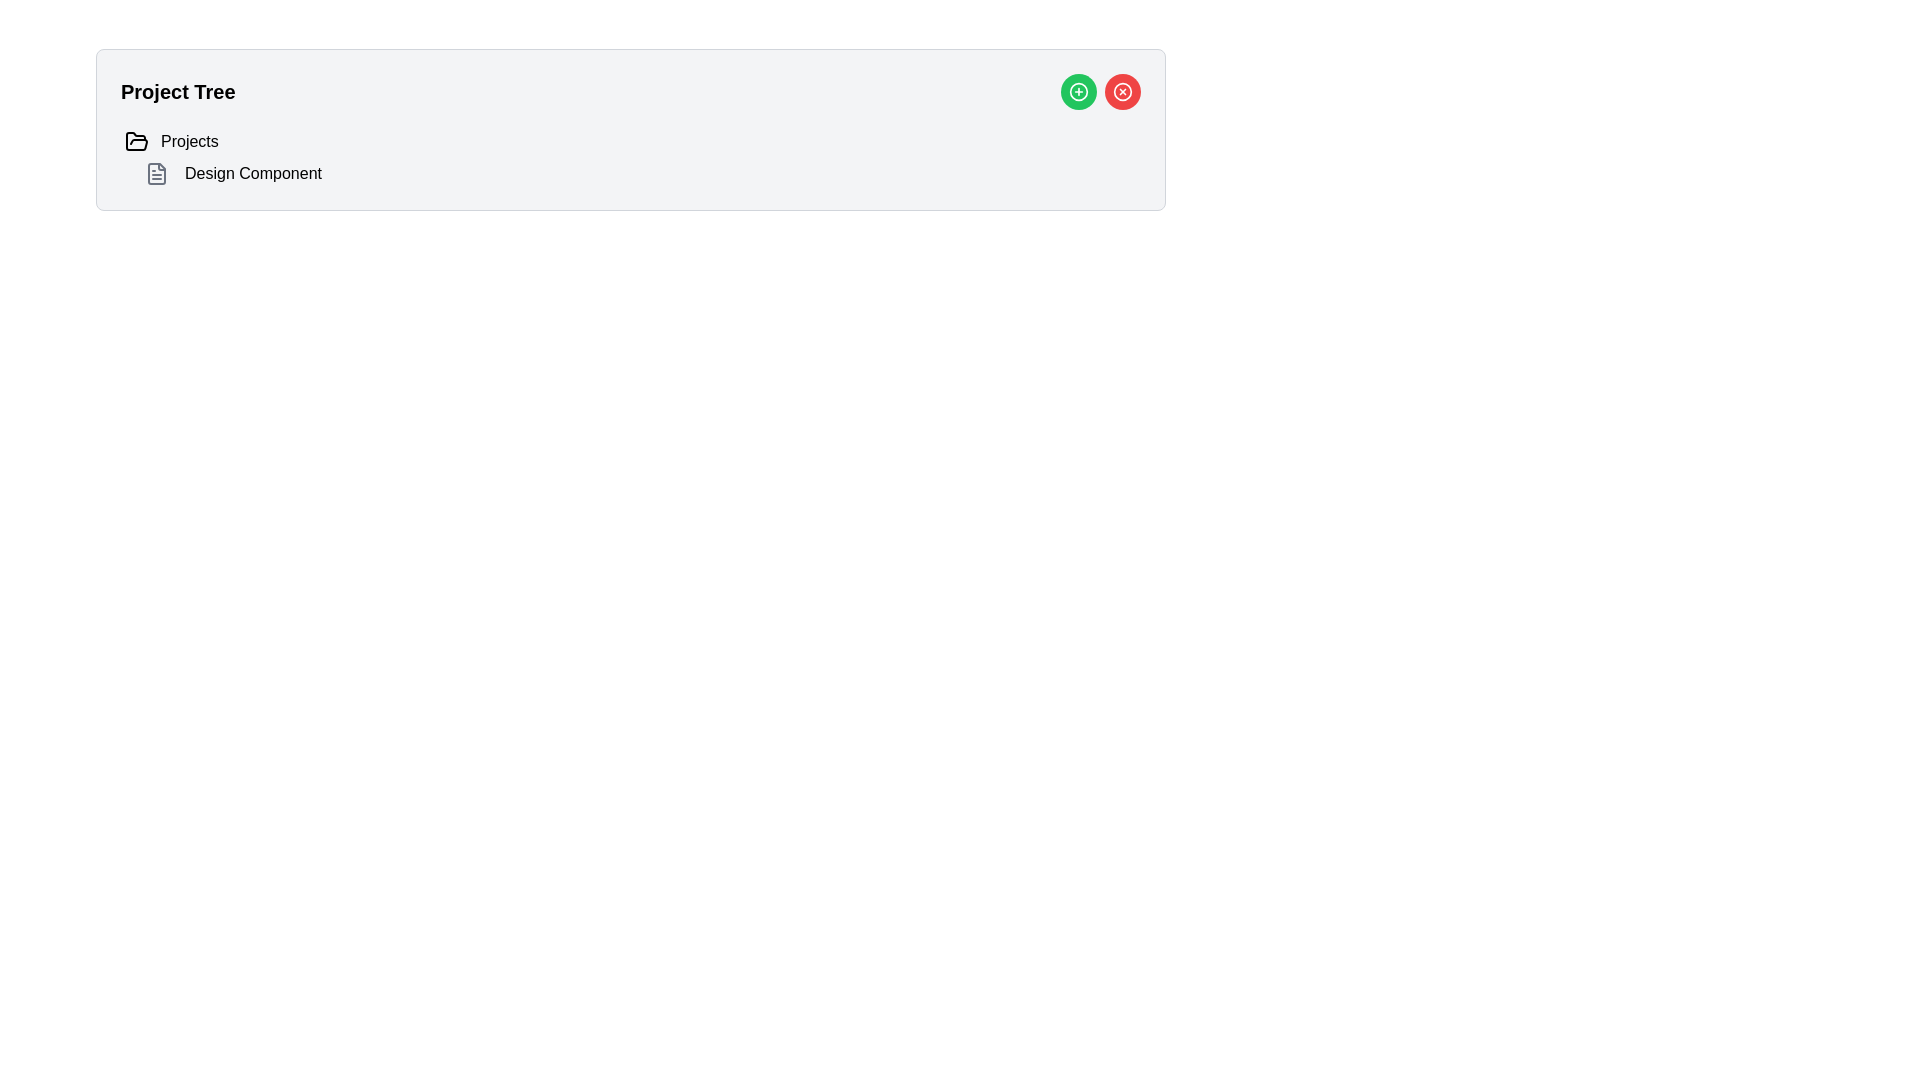  What do you see at coordinates (1078, 92) in the screenshot?
I see `the green circular button featuring a white plus icon located at the top-right corner of the 'Project Tree' panel` at bounding box center [1078, 92].